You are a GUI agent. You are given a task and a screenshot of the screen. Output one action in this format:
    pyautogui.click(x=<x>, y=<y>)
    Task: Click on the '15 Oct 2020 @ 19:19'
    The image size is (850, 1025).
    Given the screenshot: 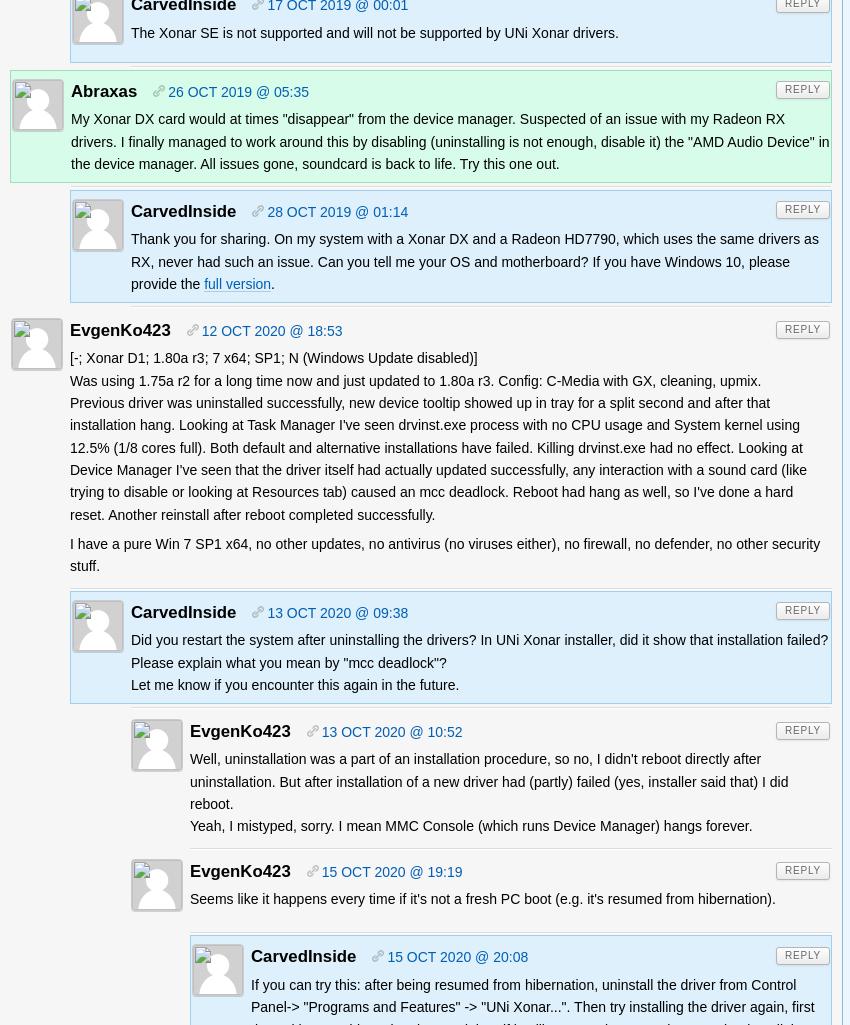 What is the action you would take?
    pyautogui.click(x=391, y=871)
    